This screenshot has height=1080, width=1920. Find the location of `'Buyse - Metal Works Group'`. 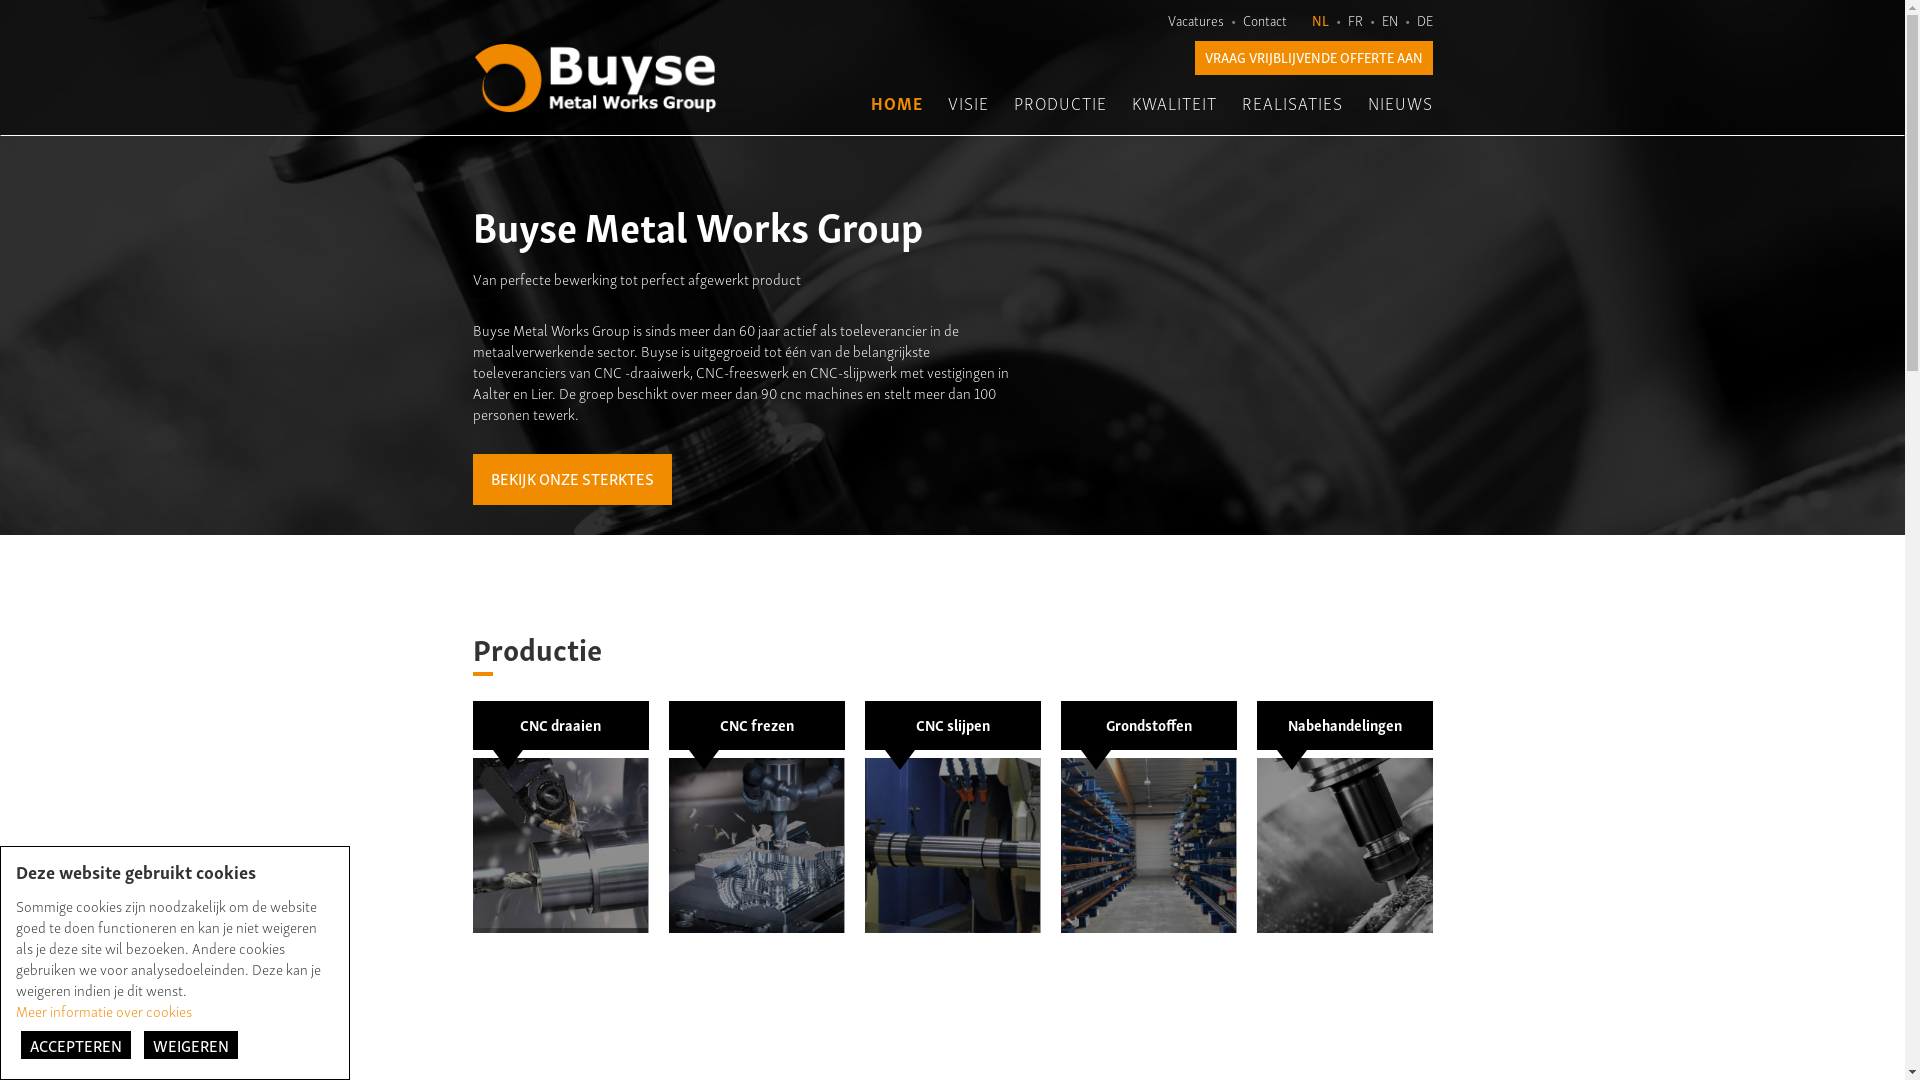

'Buyse - Metal Works Group' is located at coordinates (470, 76).